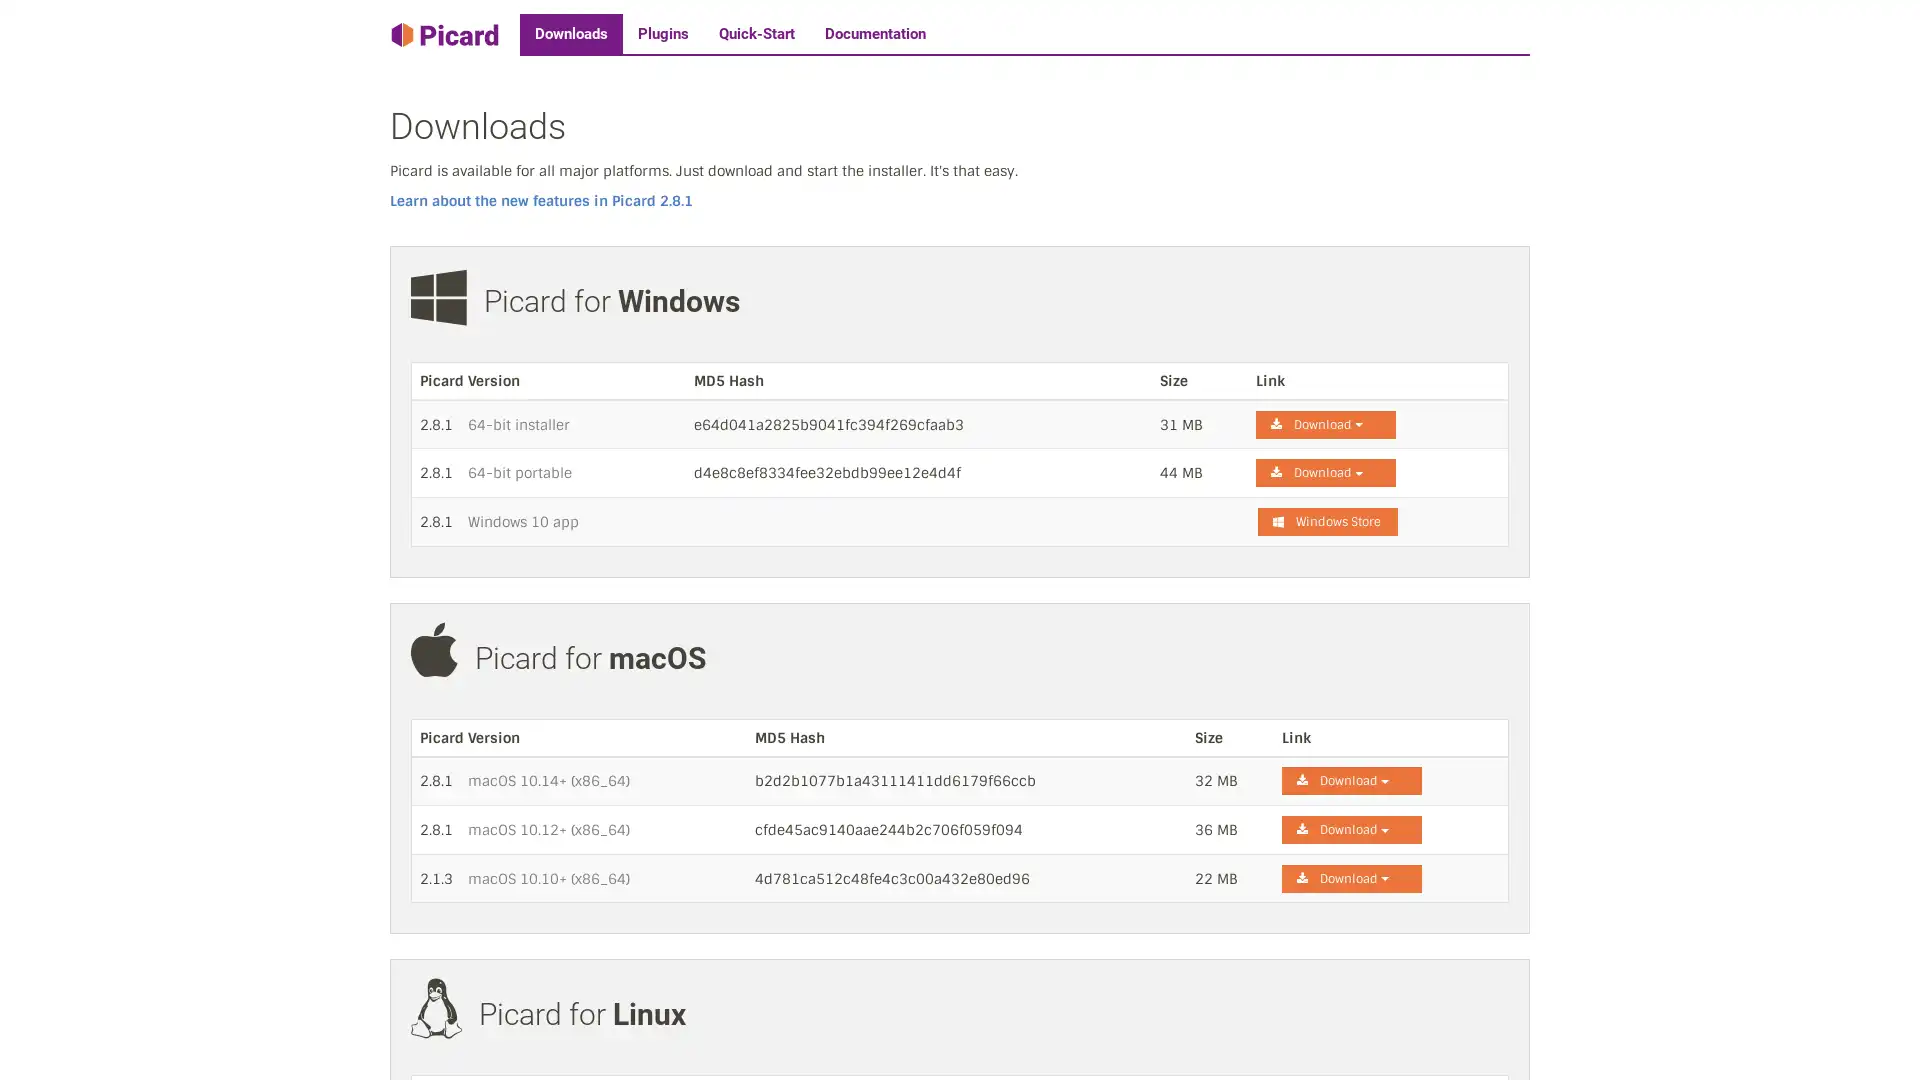 Image resolution: width=1920 pixels, height=1080 pixels. What do you see at coordinates (1352, 877) in the screenshot?
I see `Download` at bounding box center [1352, 877].